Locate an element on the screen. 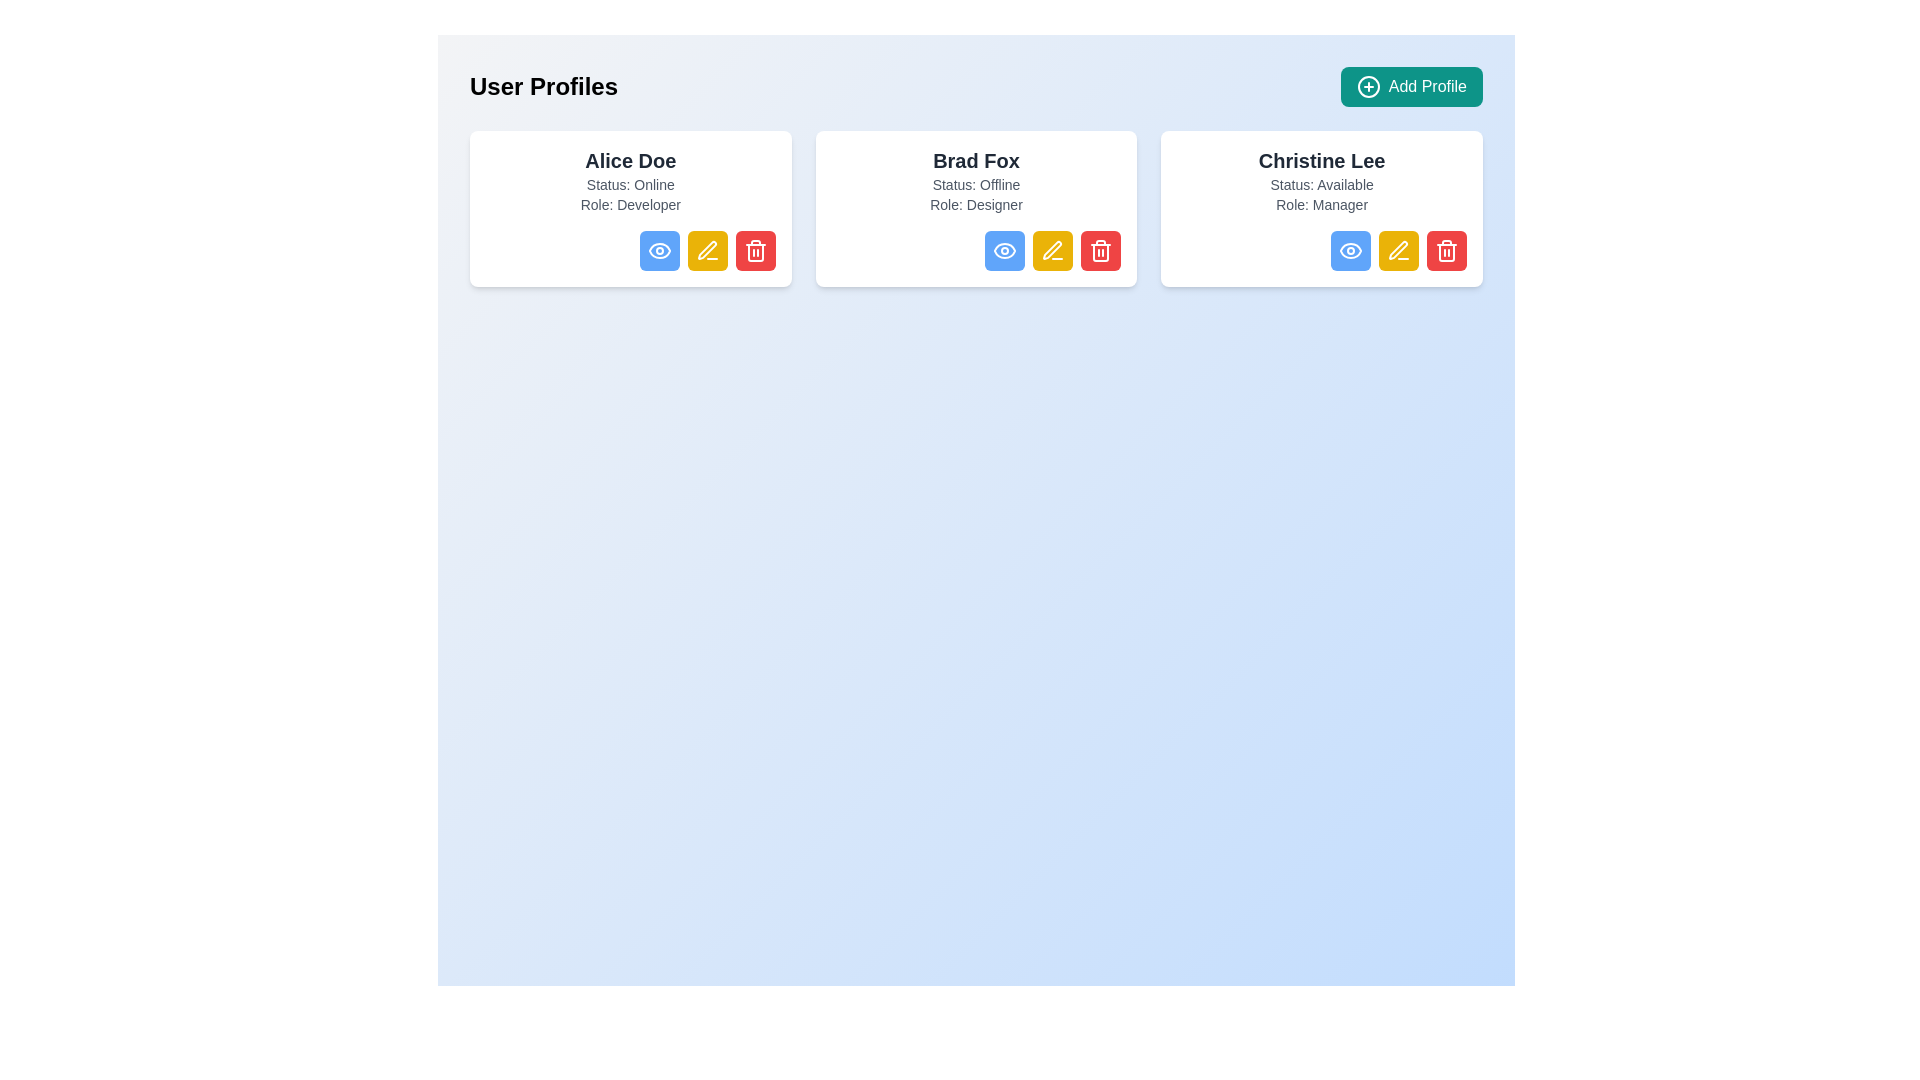  the text label displaying 'Christine Lee' which is prominently positioned is located at coordinates (1322, 160).